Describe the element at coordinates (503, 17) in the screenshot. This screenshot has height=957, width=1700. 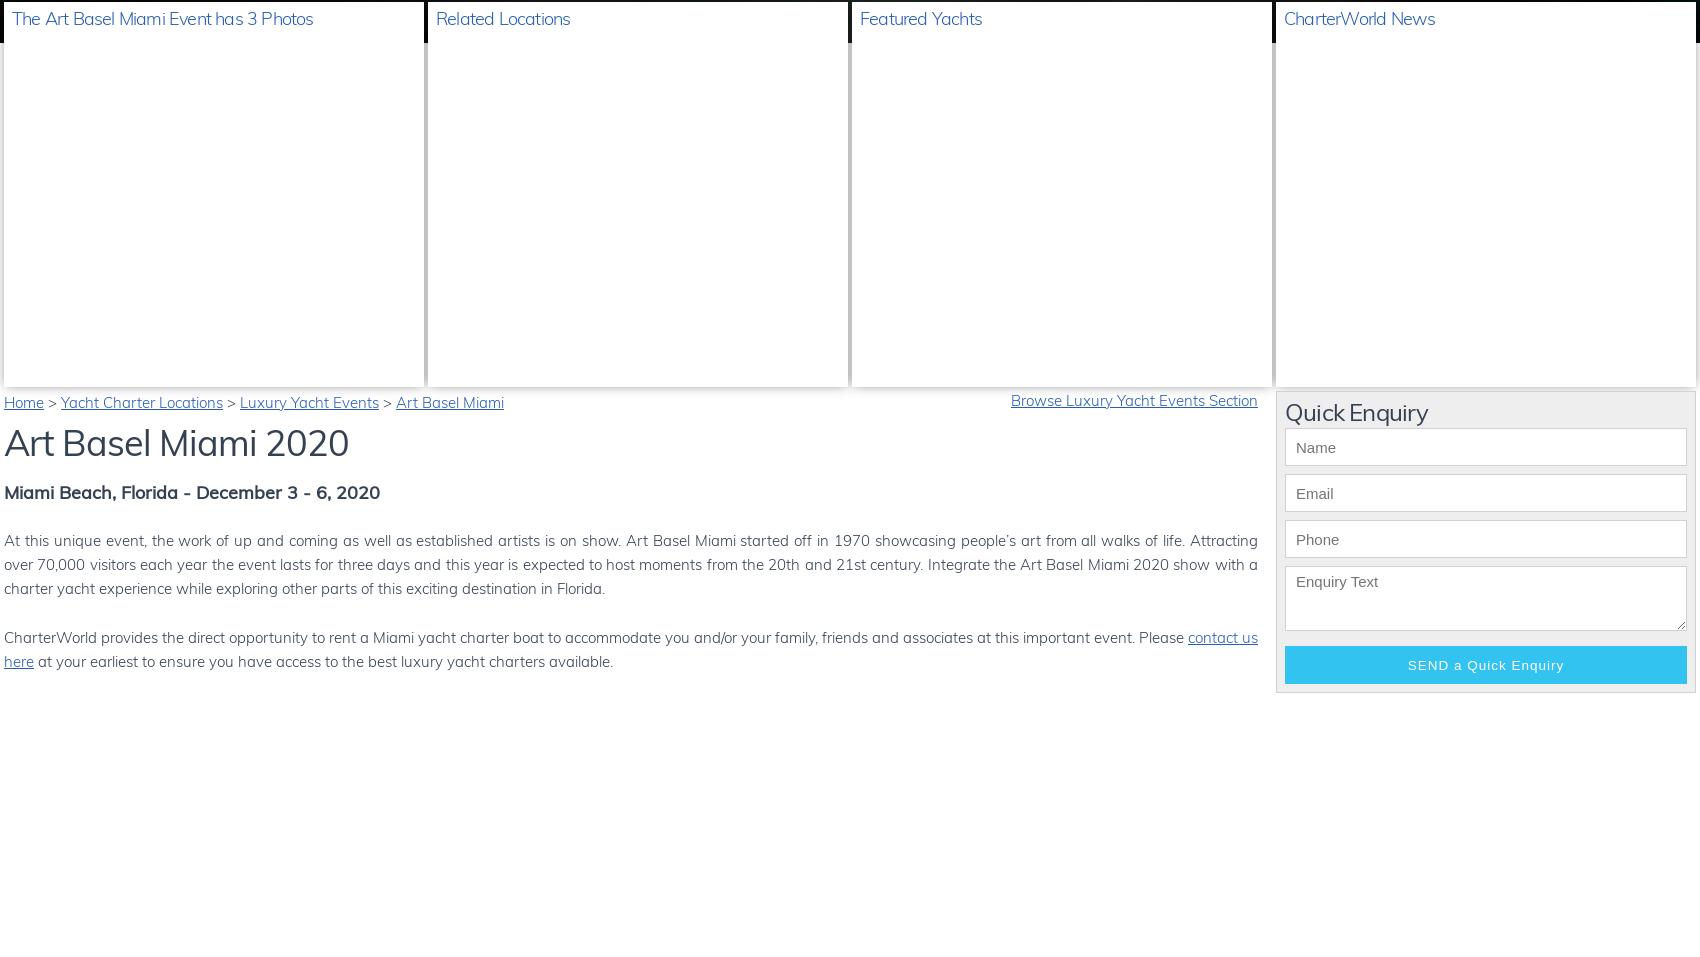
I see `'Related Locations'` at that location.